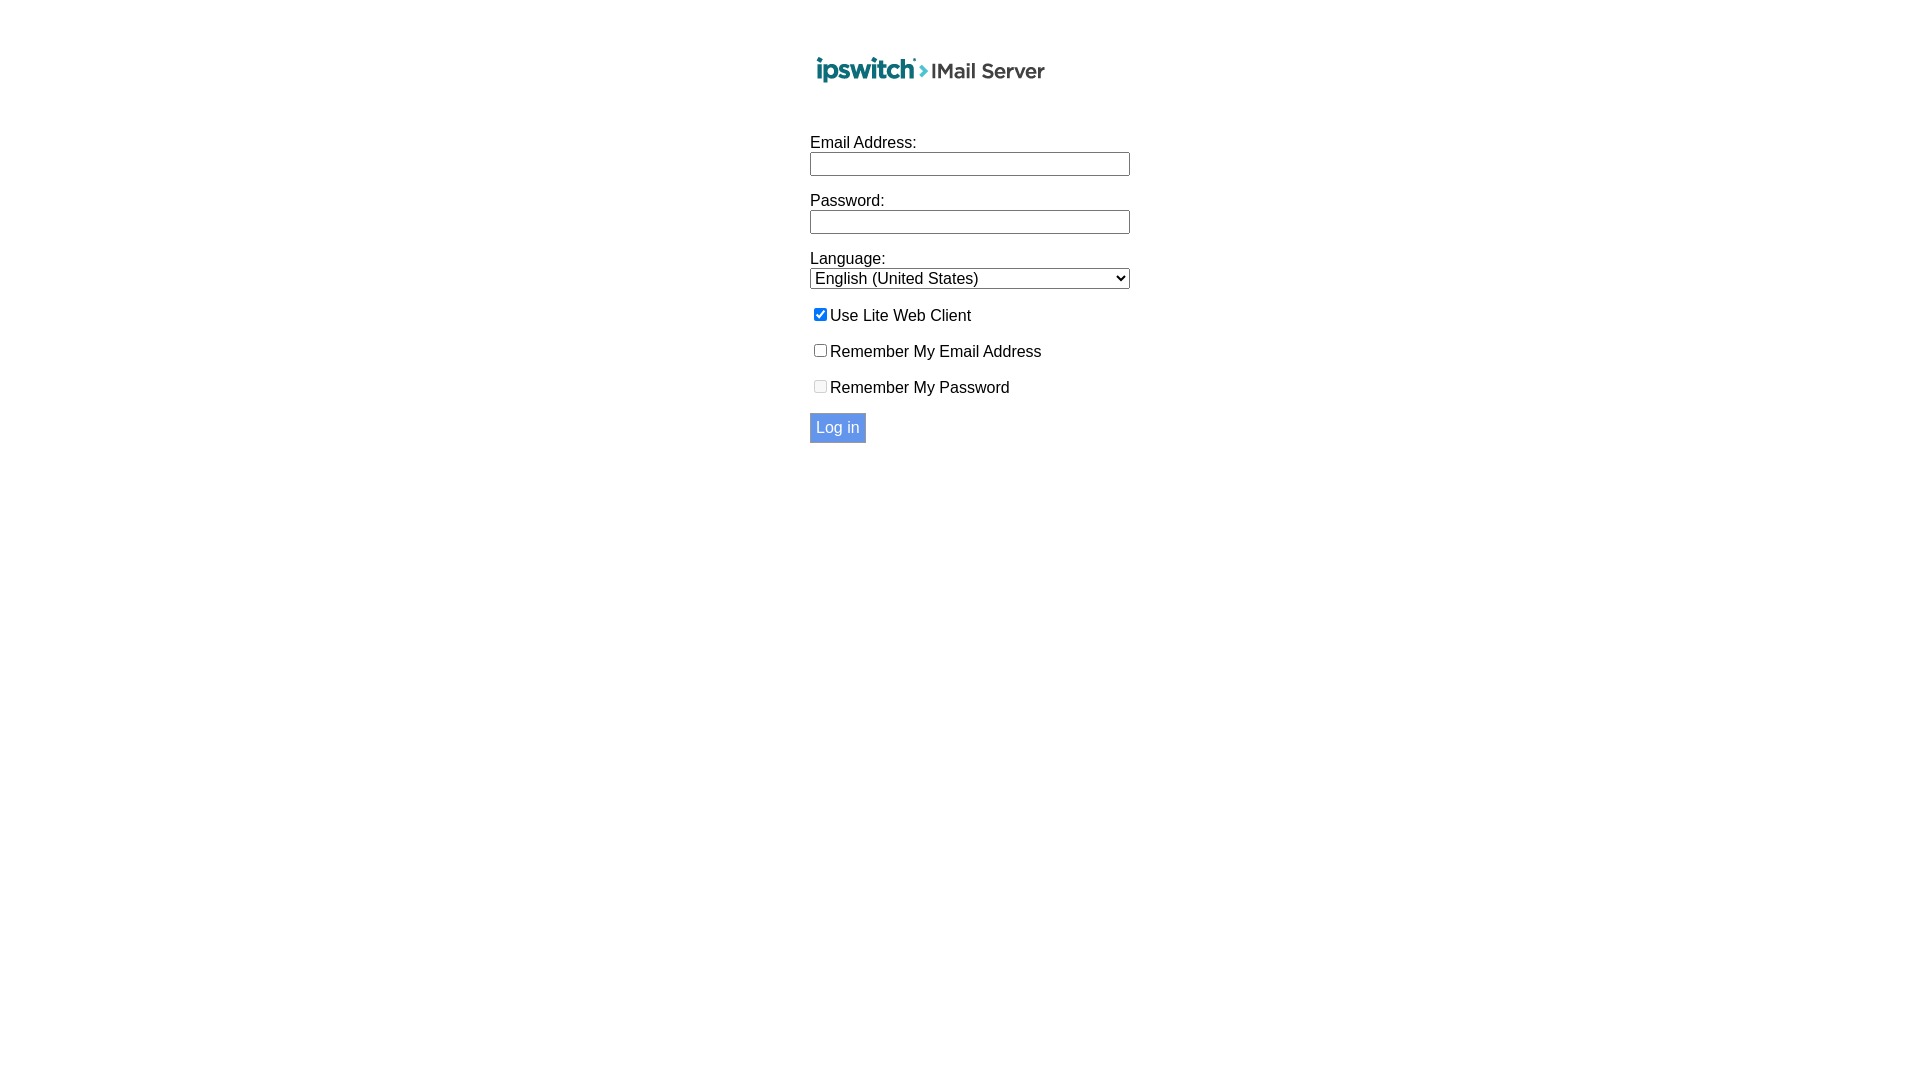 The image size is (1920, 1080). Describe the element at coordinates (820, 314) in the screenshot. I see `'on'` at that location.